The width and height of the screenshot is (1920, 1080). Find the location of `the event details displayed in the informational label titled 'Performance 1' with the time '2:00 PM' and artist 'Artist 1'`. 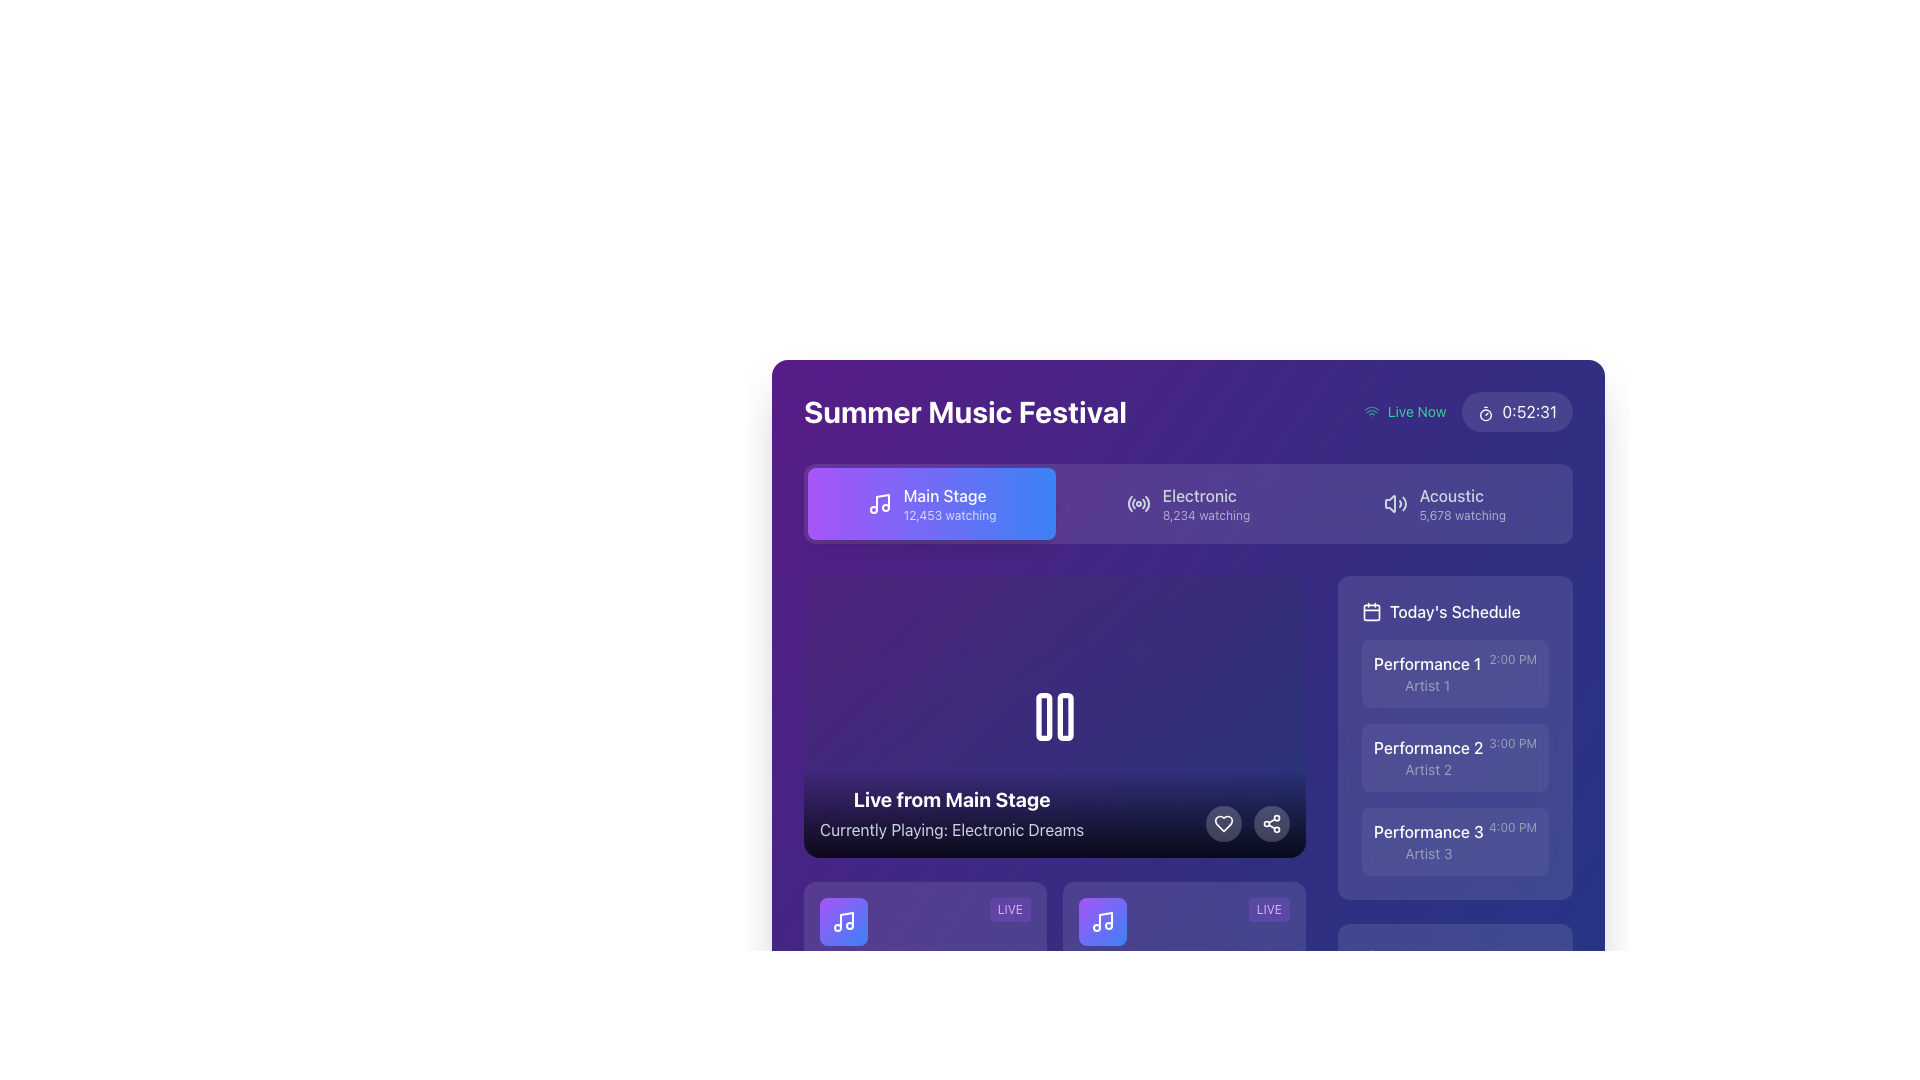

the event details displayed in the informational label titled 'Performance 1' with the time '2:00 PM' and artist 'Artist 1' is located at coordinates (1455, 674).